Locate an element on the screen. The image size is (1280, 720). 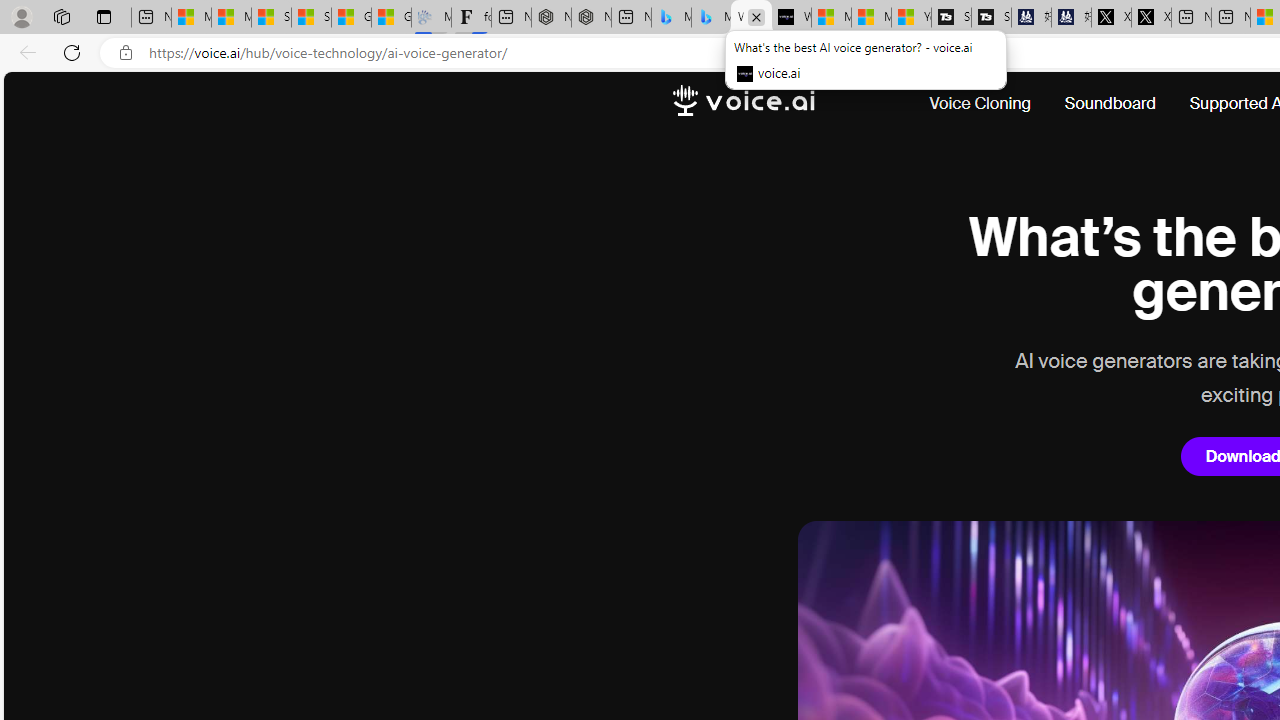
'Soundboard' is located at coordinates (1109, 104).